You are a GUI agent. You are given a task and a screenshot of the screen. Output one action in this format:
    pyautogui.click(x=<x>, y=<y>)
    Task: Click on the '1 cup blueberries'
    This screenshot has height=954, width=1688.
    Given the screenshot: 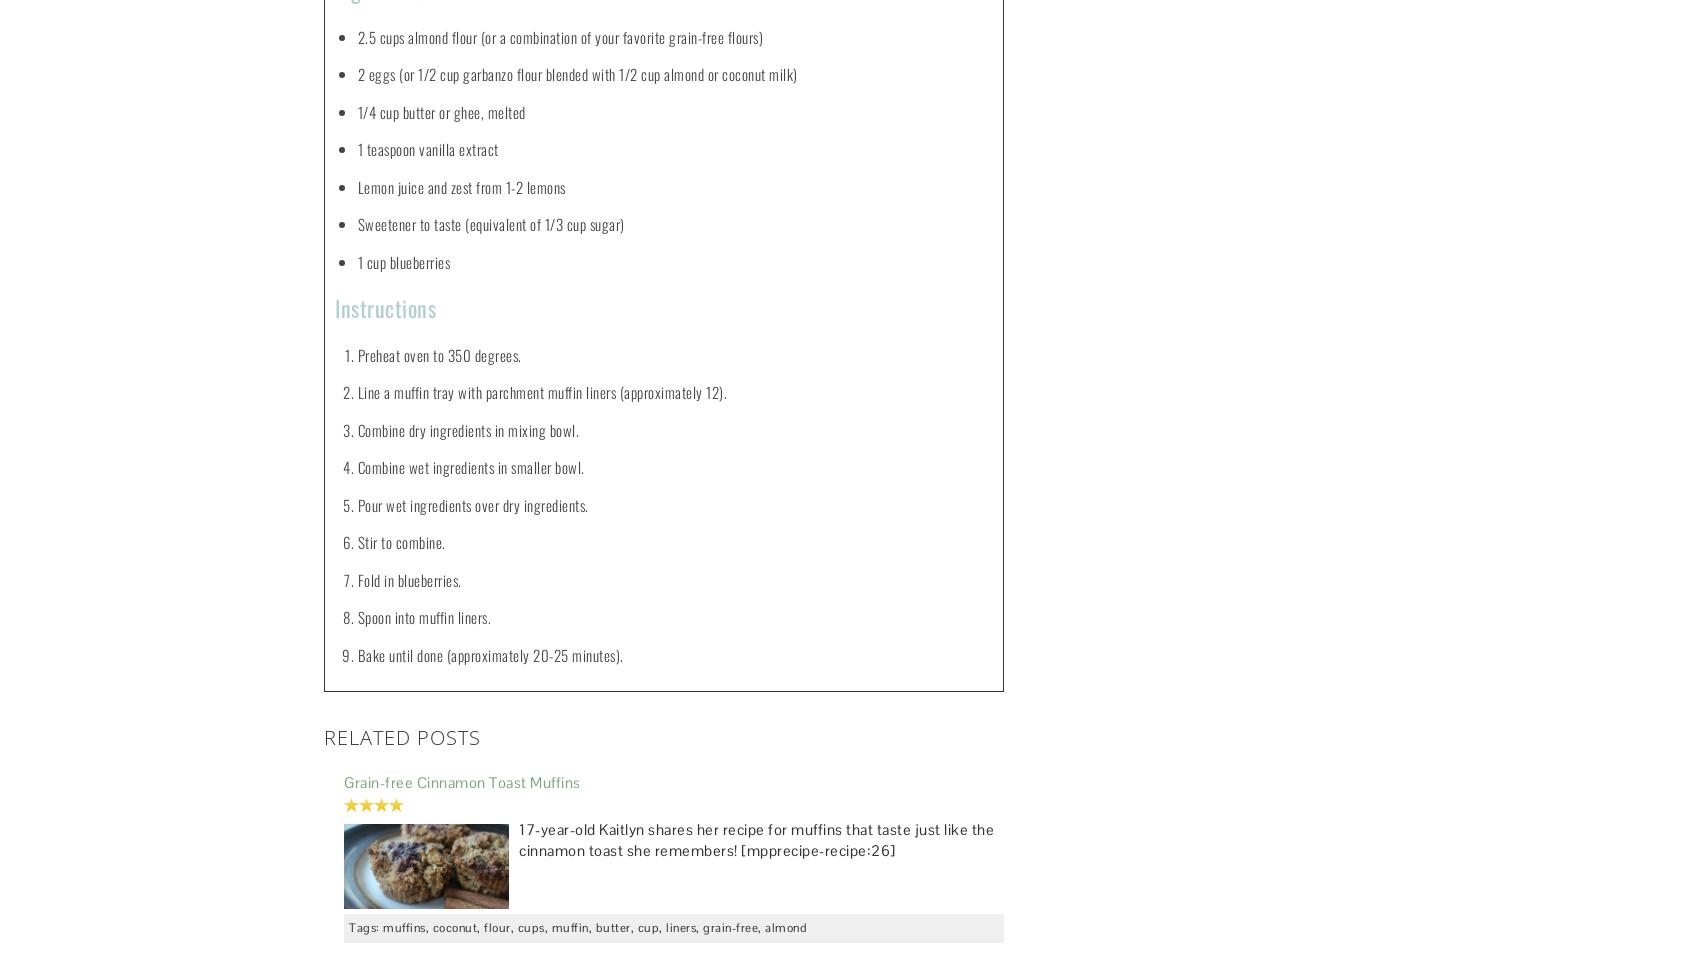 What is the action you would take?
    pyautogui.click(x=403, y=261)
    